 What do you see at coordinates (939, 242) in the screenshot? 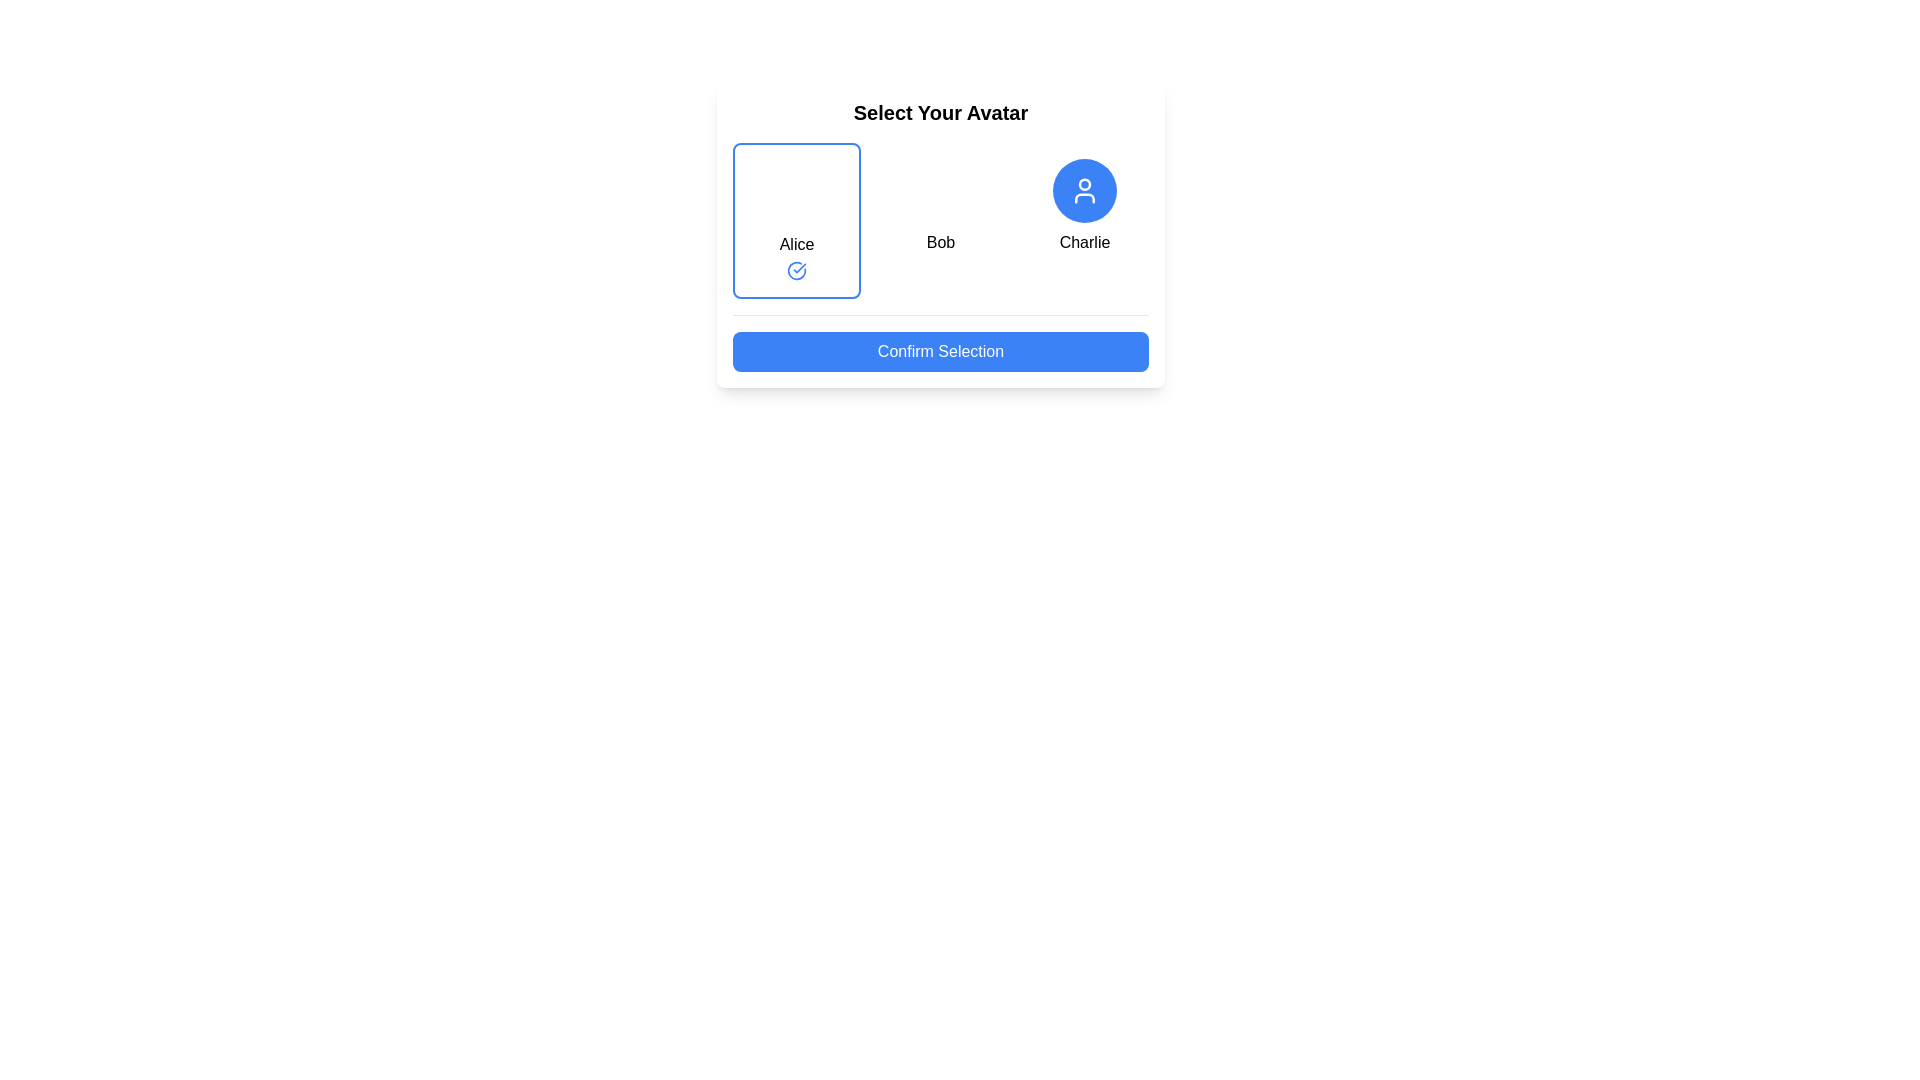
I see `the text label 'Bob' which is styled in medium font and located directly beneath the avatar icon in a vertical layout, positioned between the options 'Alice' and 'Charlie'` at bounding box center [939, 242].